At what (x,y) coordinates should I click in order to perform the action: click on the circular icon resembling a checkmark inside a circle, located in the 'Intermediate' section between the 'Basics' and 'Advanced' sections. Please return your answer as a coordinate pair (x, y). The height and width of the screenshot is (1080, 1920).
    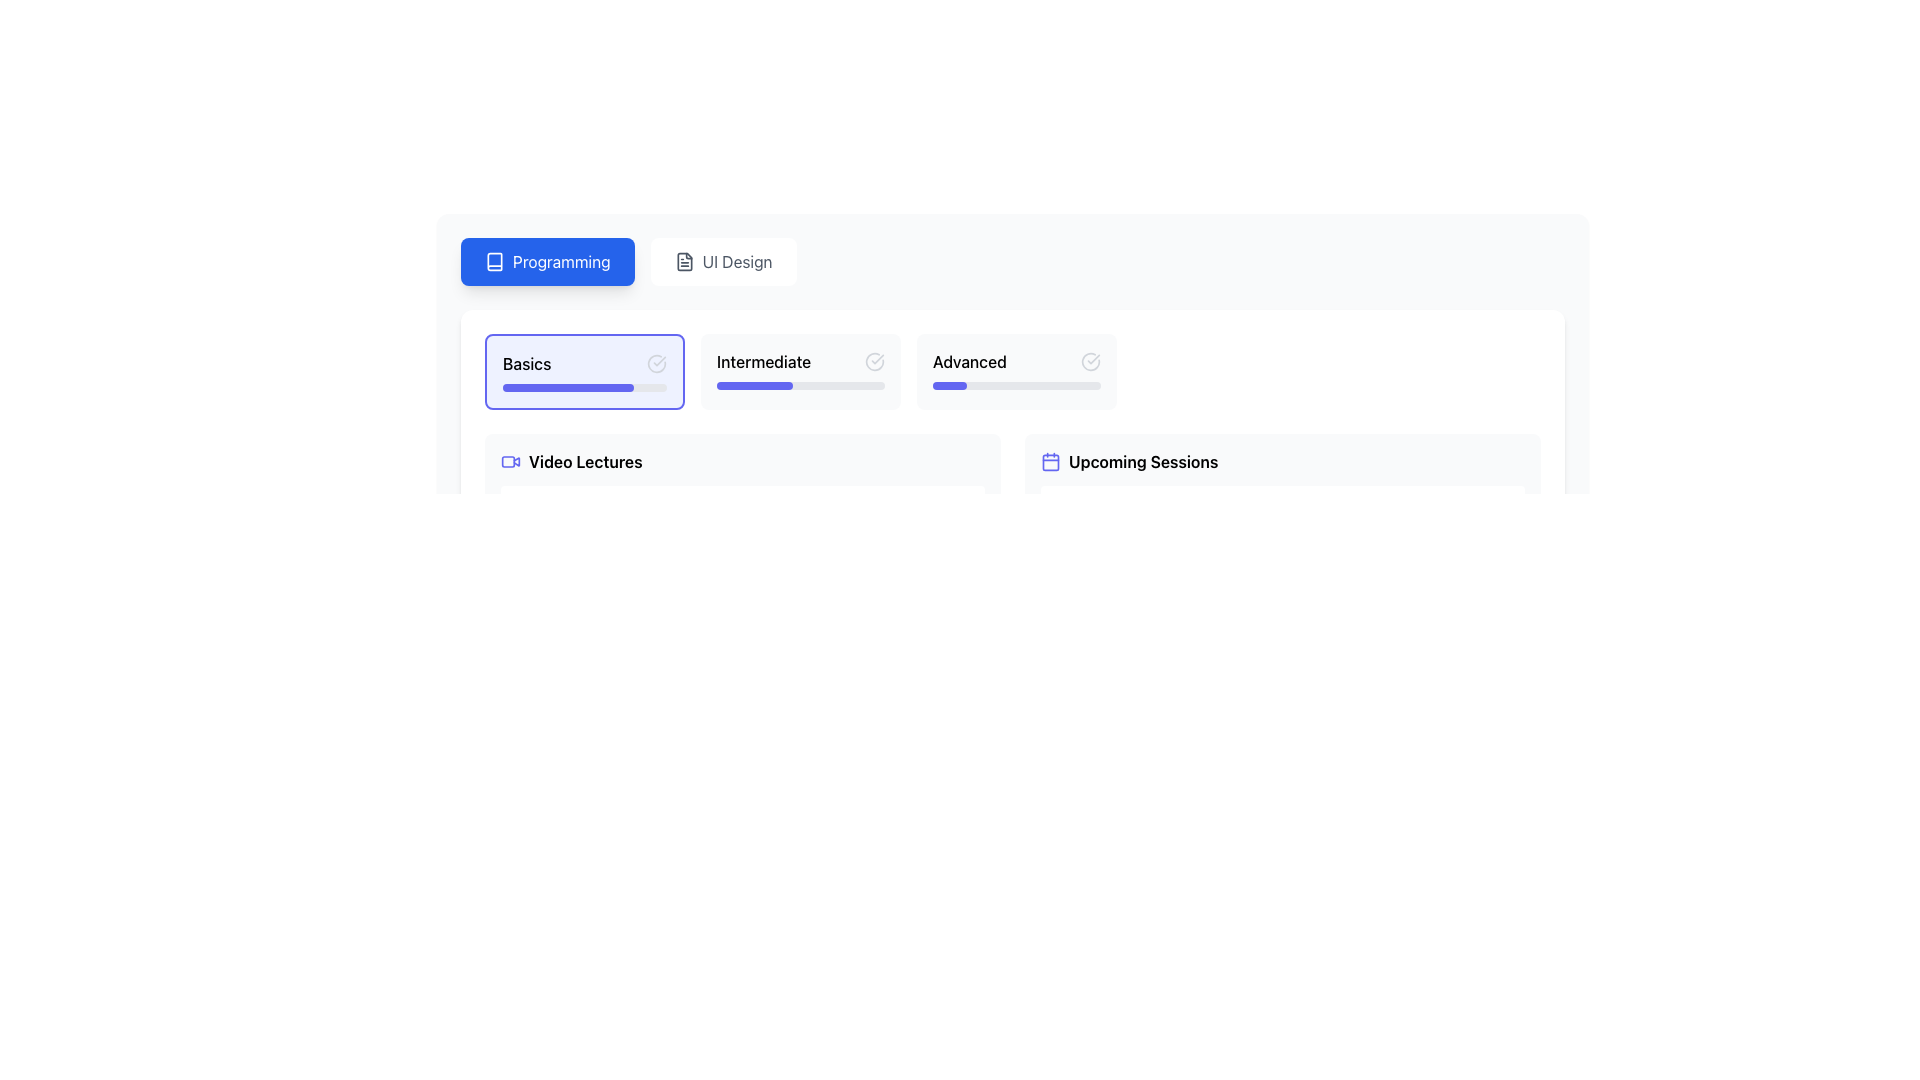
    Looking at the image, I should click on (874, 362).